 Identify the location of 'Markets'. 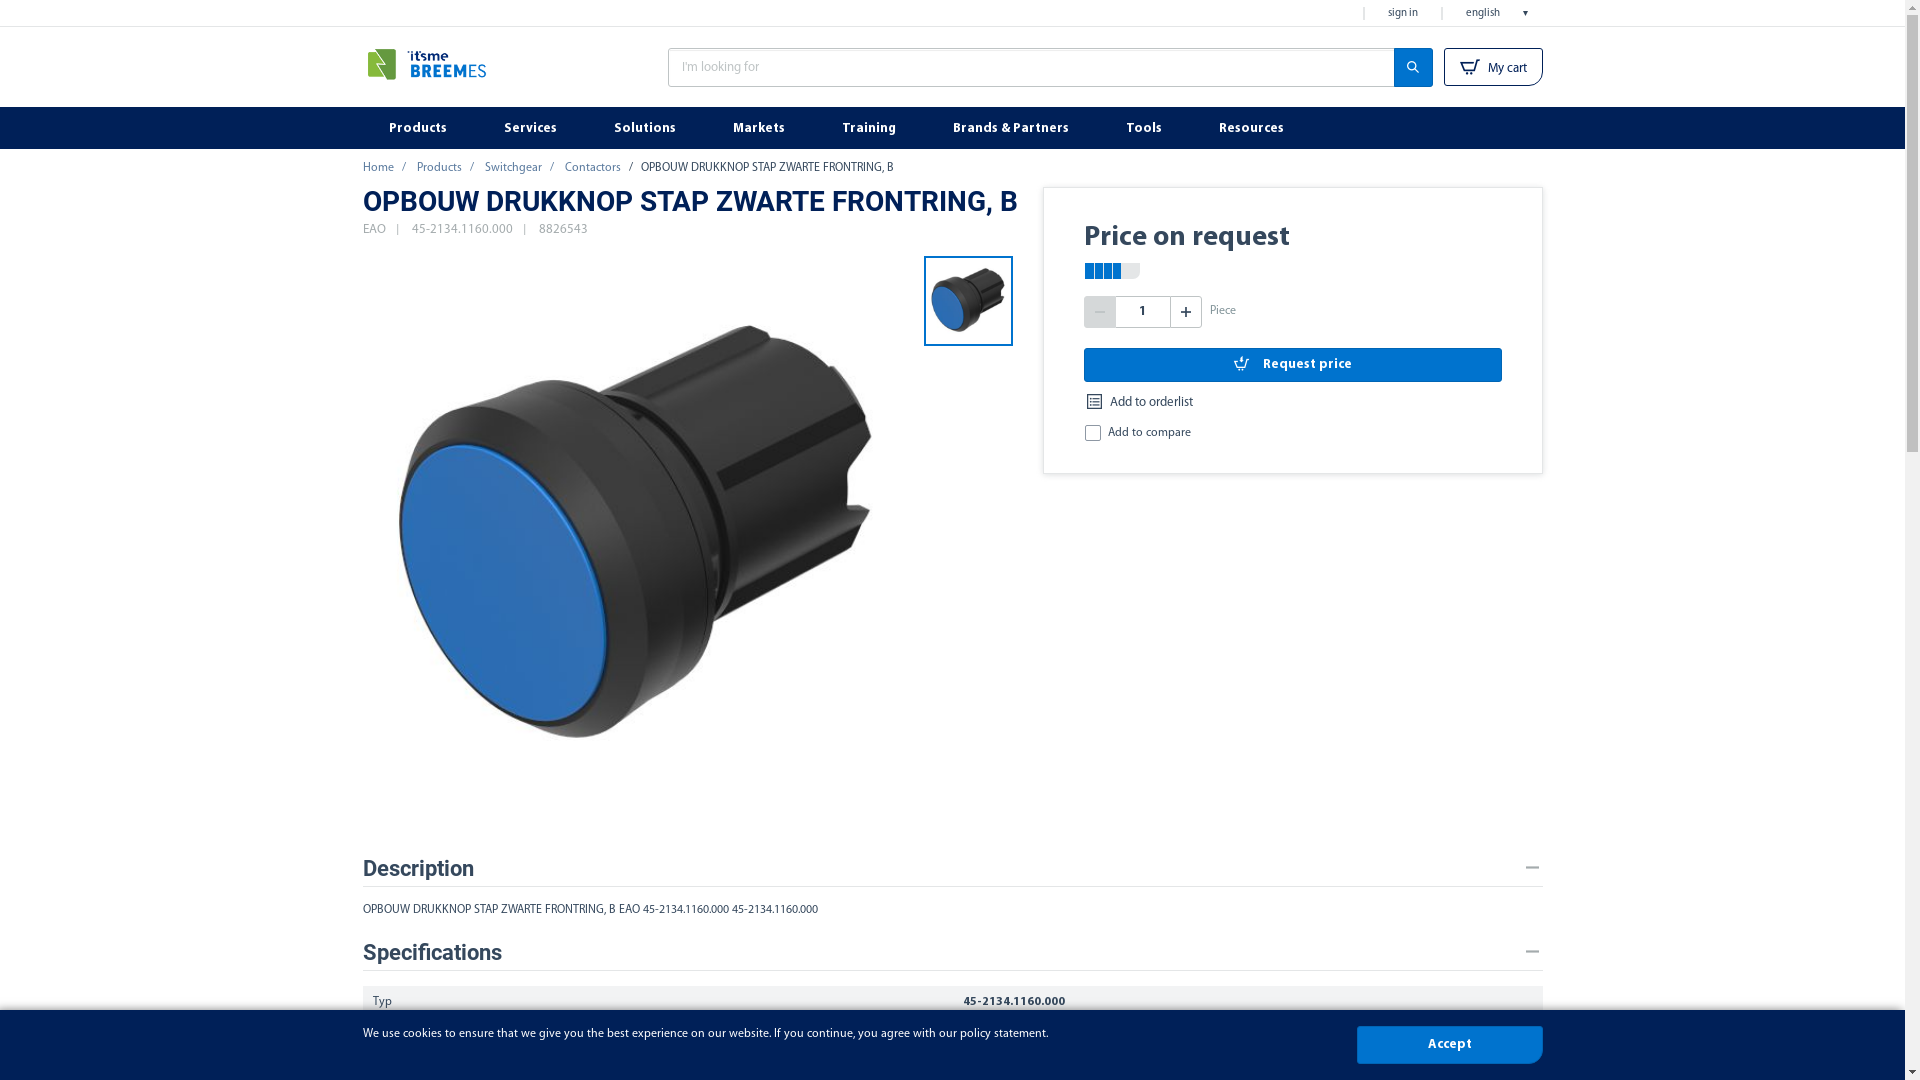
(759, 127).